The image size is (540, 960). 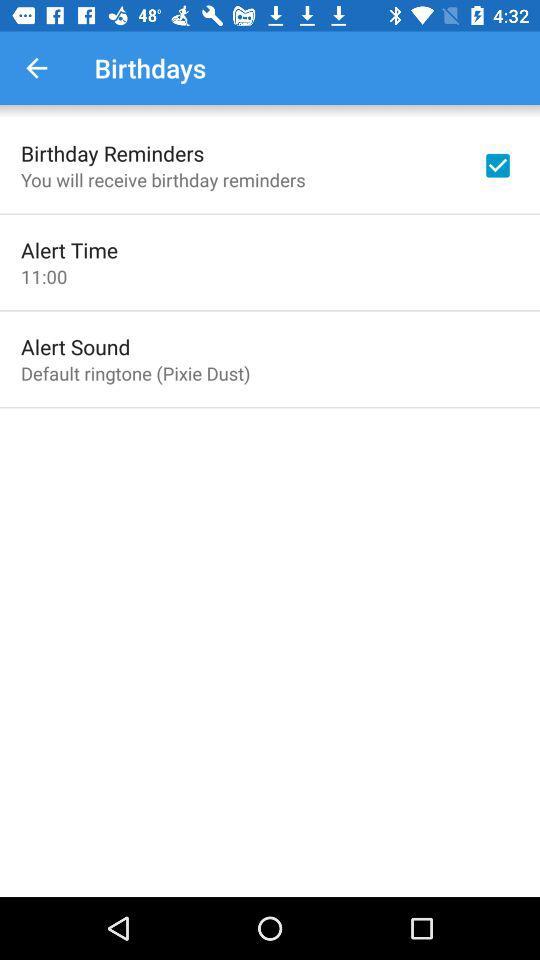 I want to click on default ringtone pixie icon, so click(x=135, y=372).